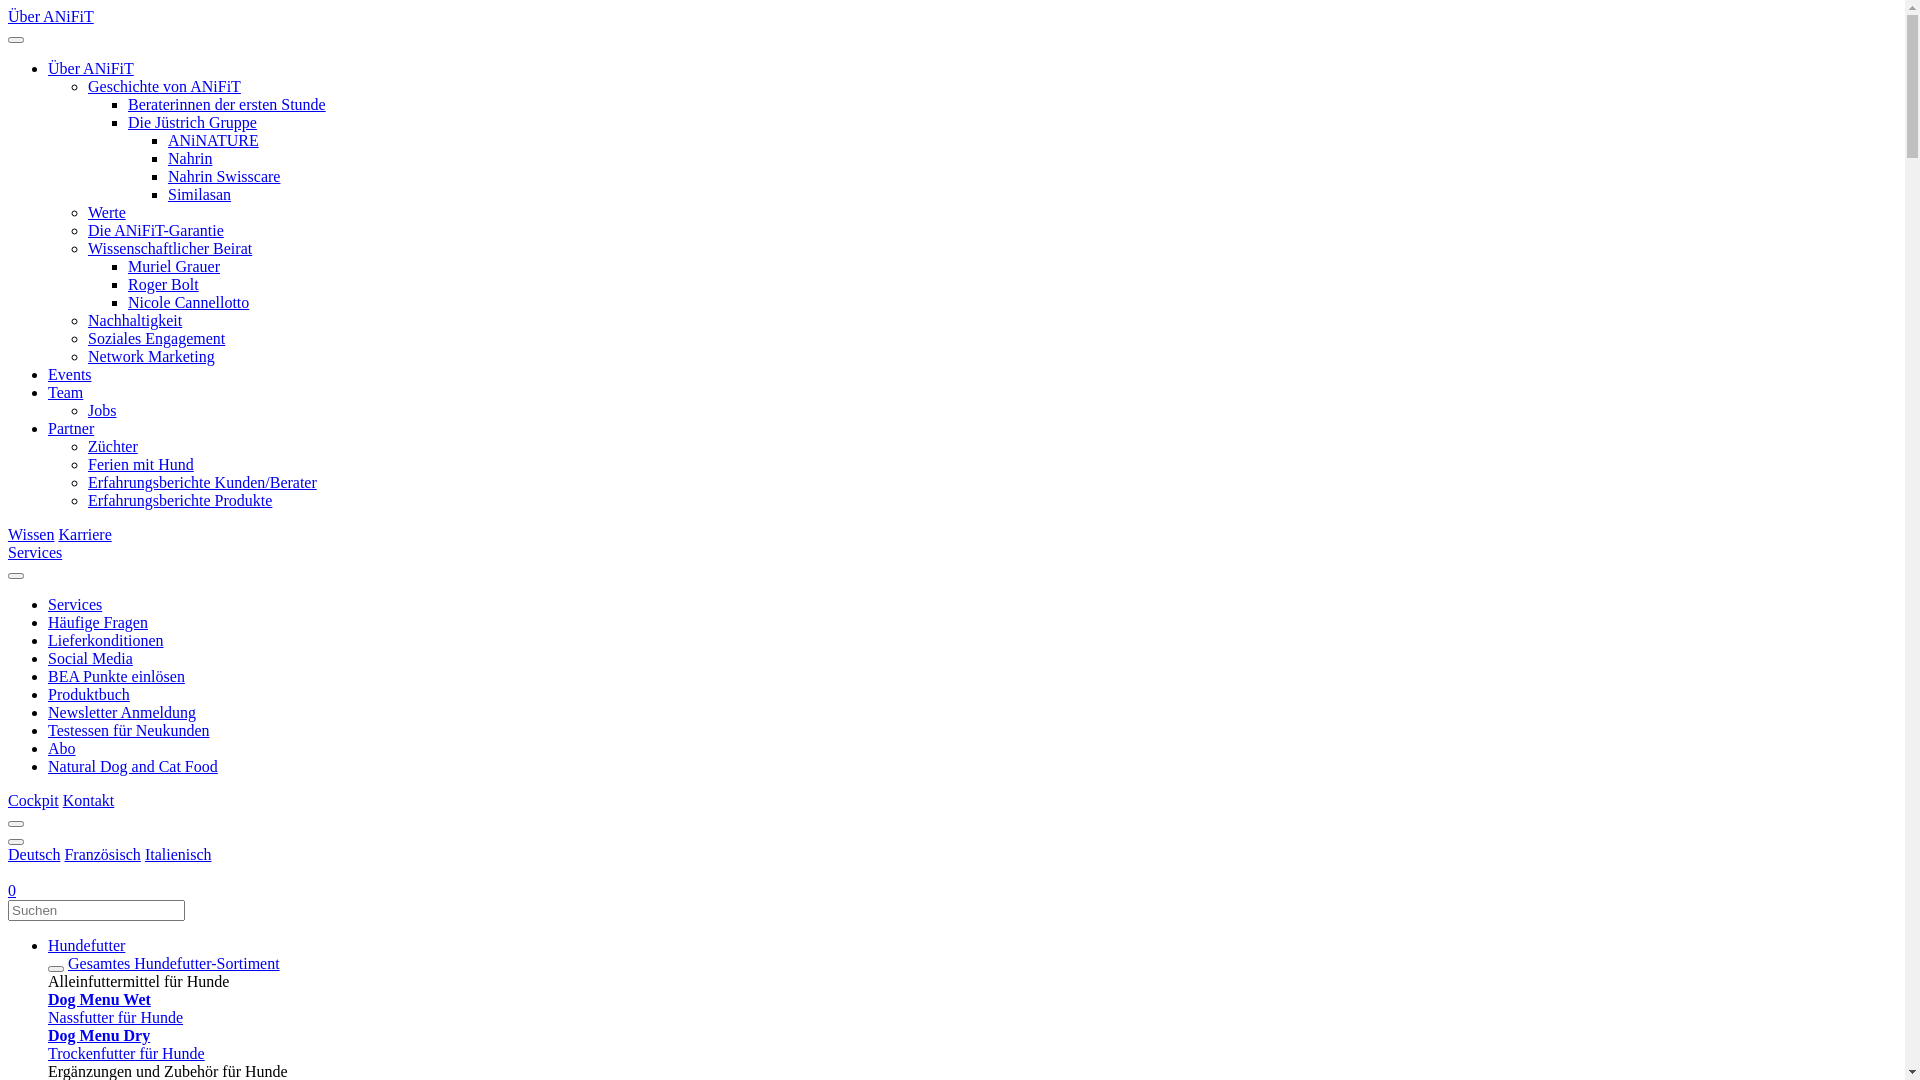  What do you see at coordinates (89, 658) in the screenshot?
I see `'Social Media'` at bounding box center [89, 658].